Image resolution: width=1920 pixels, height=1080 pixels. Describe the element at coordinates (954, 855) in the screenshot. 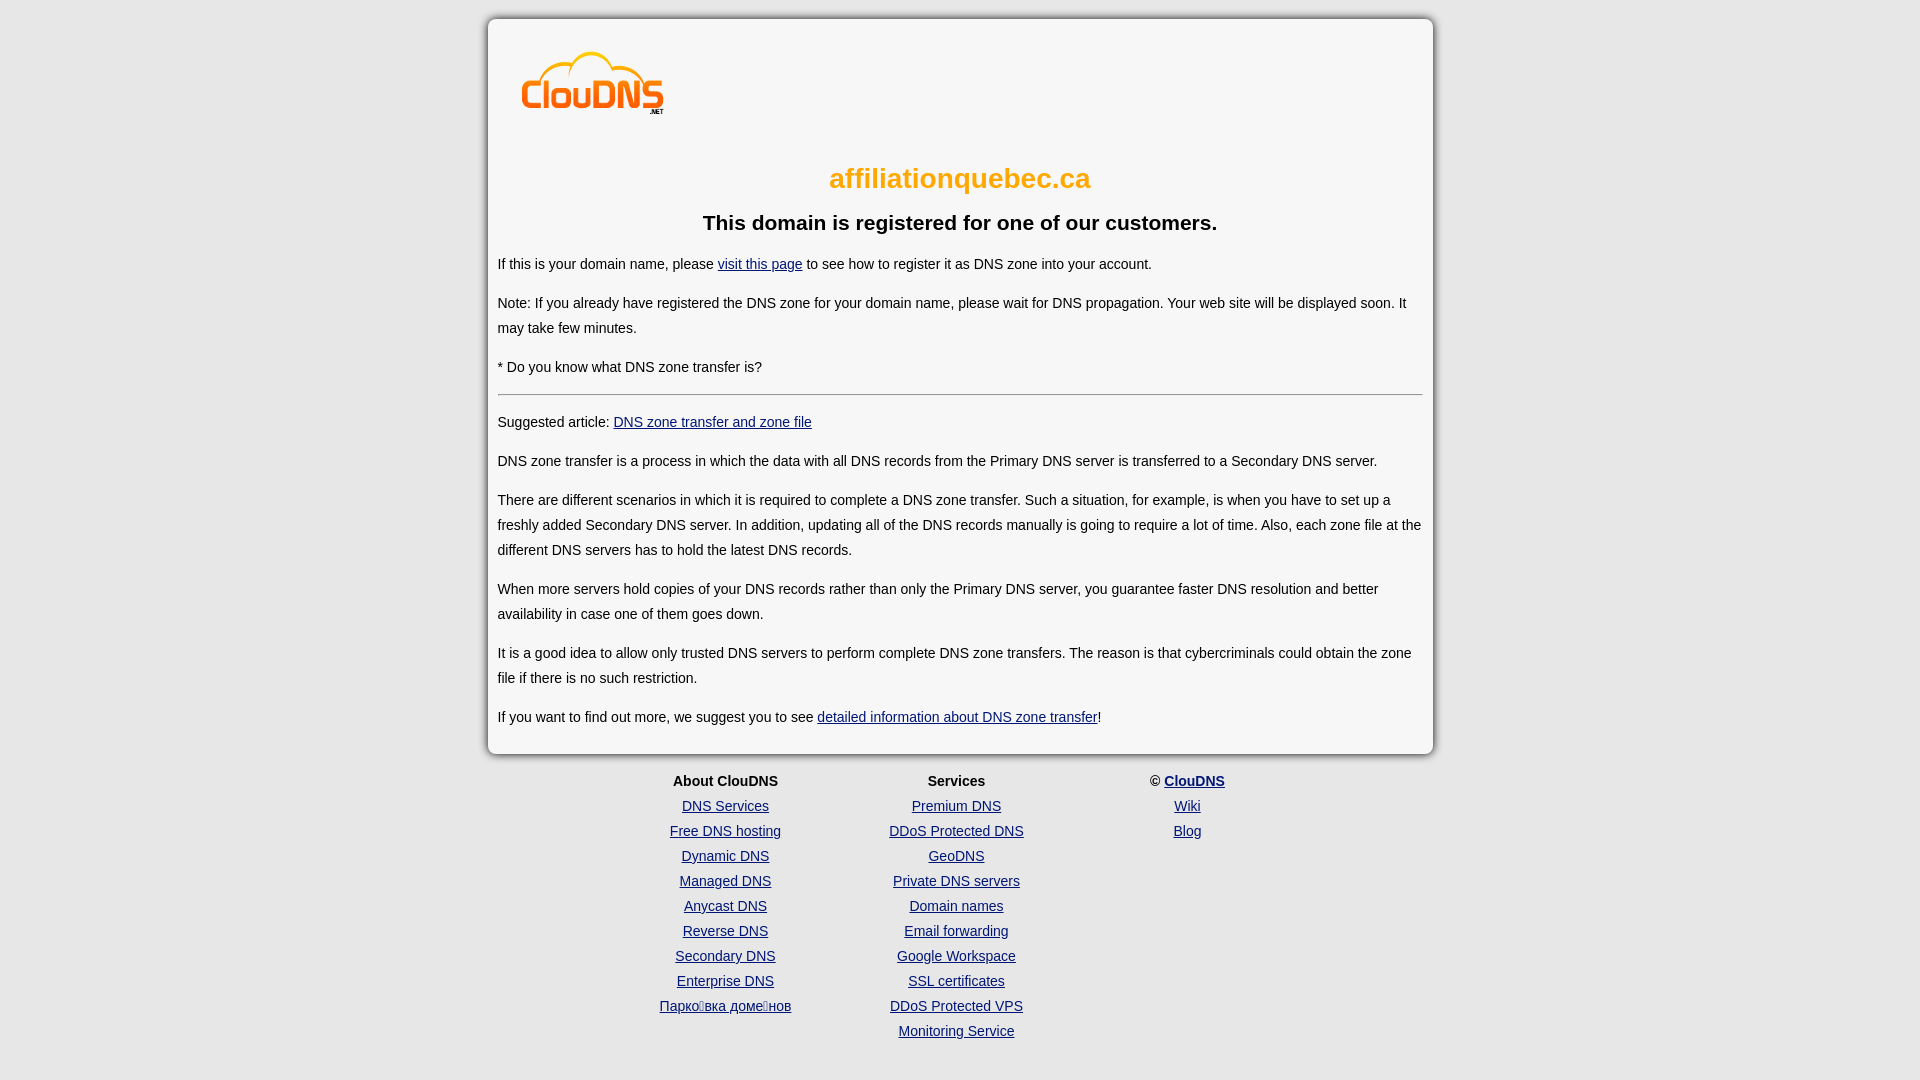

I see `'GeoDNS'` at that location.